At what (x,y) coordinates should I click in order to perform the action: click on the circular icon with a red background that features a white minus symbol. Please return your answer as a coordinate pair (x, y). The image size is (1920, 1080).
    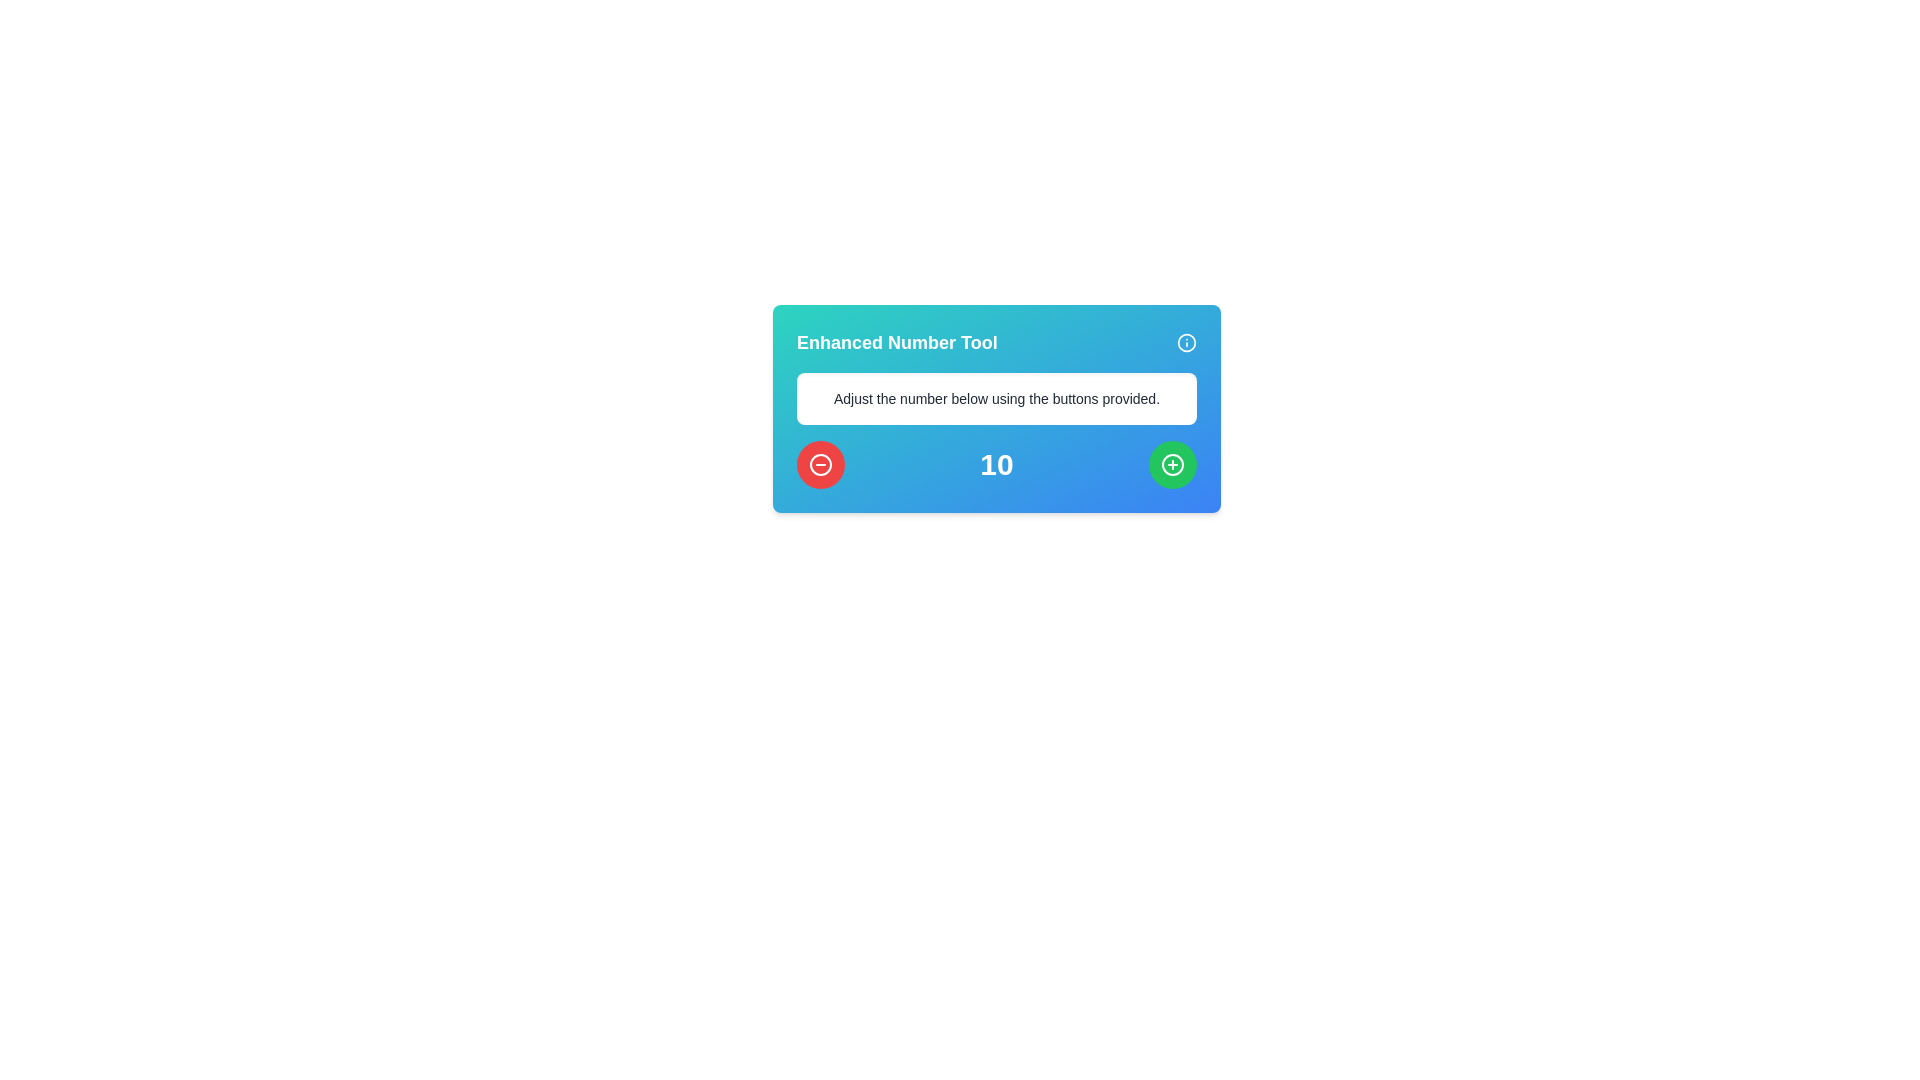
    Looking at the image, I should click on (820, 465).